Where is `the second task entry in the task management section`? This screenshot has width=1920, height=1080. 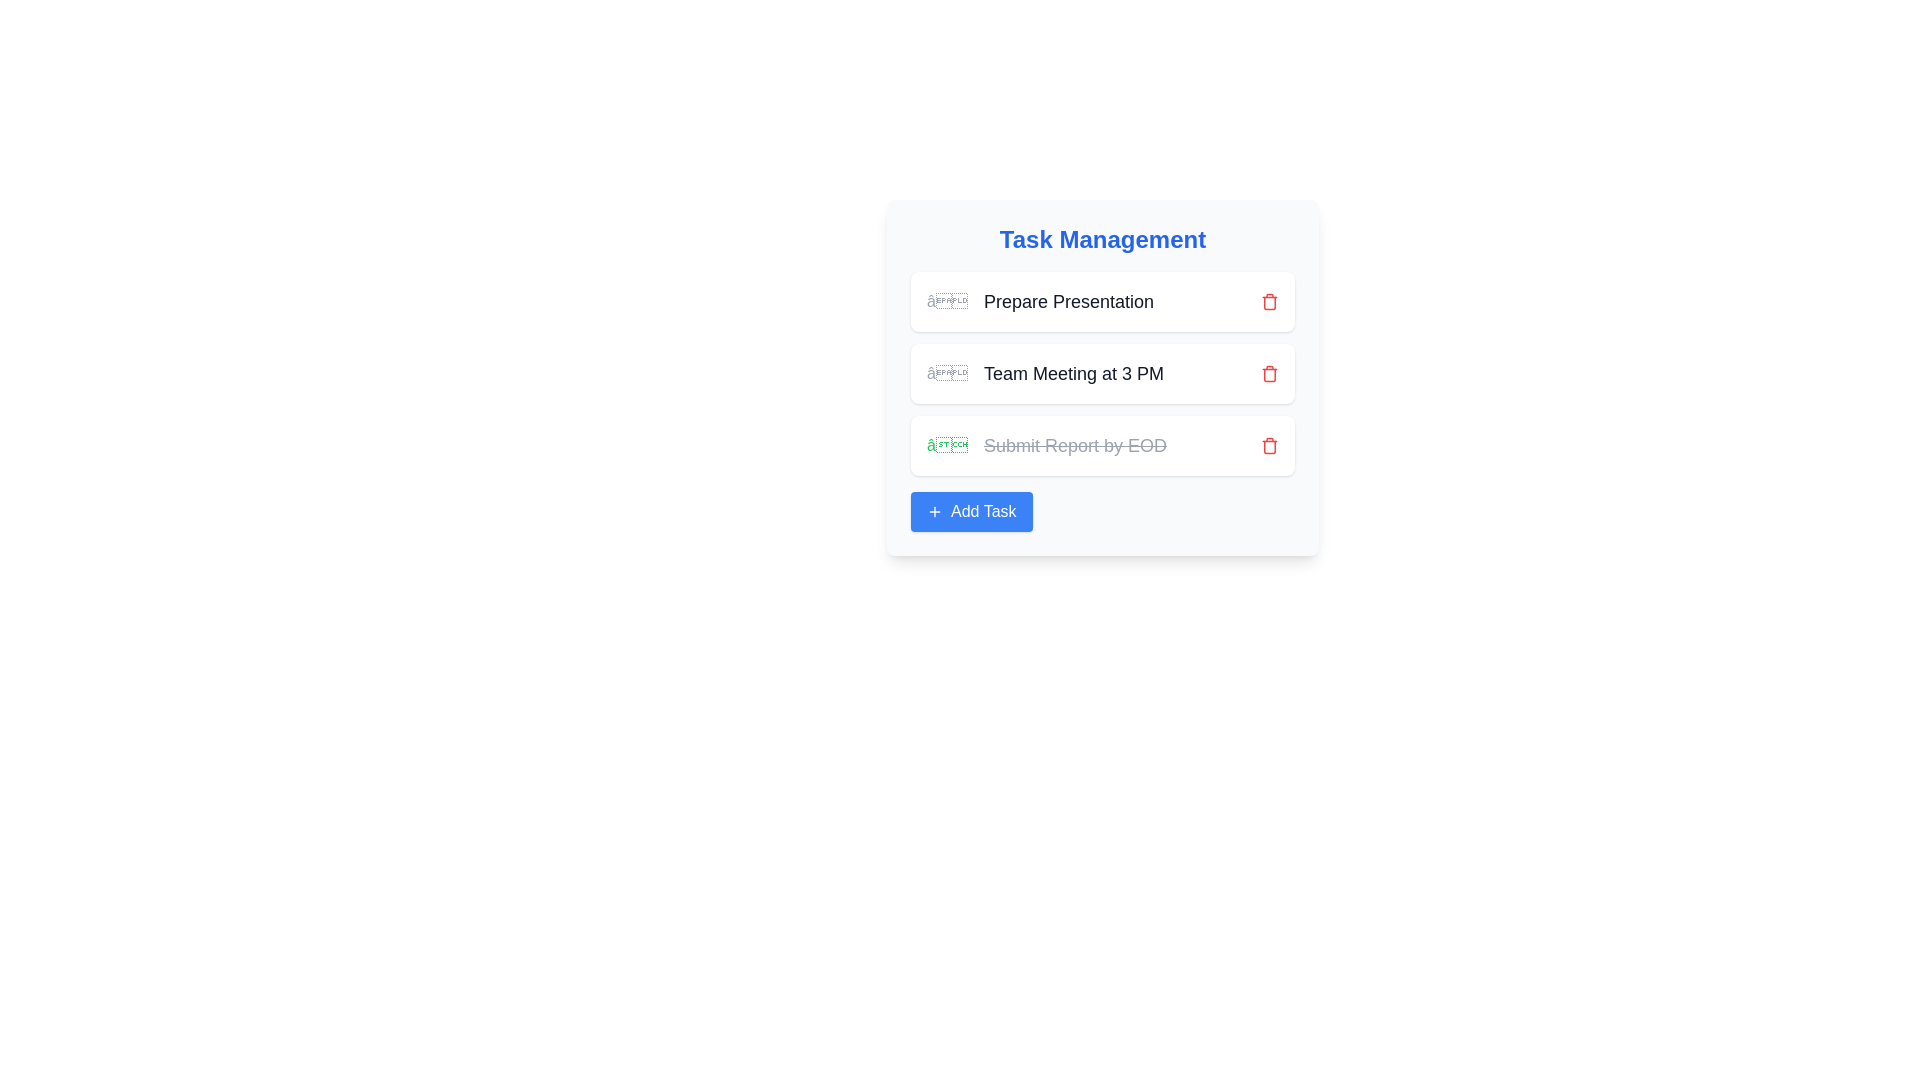 the second task entry in the task management section is located at coordinates (1044, 374).